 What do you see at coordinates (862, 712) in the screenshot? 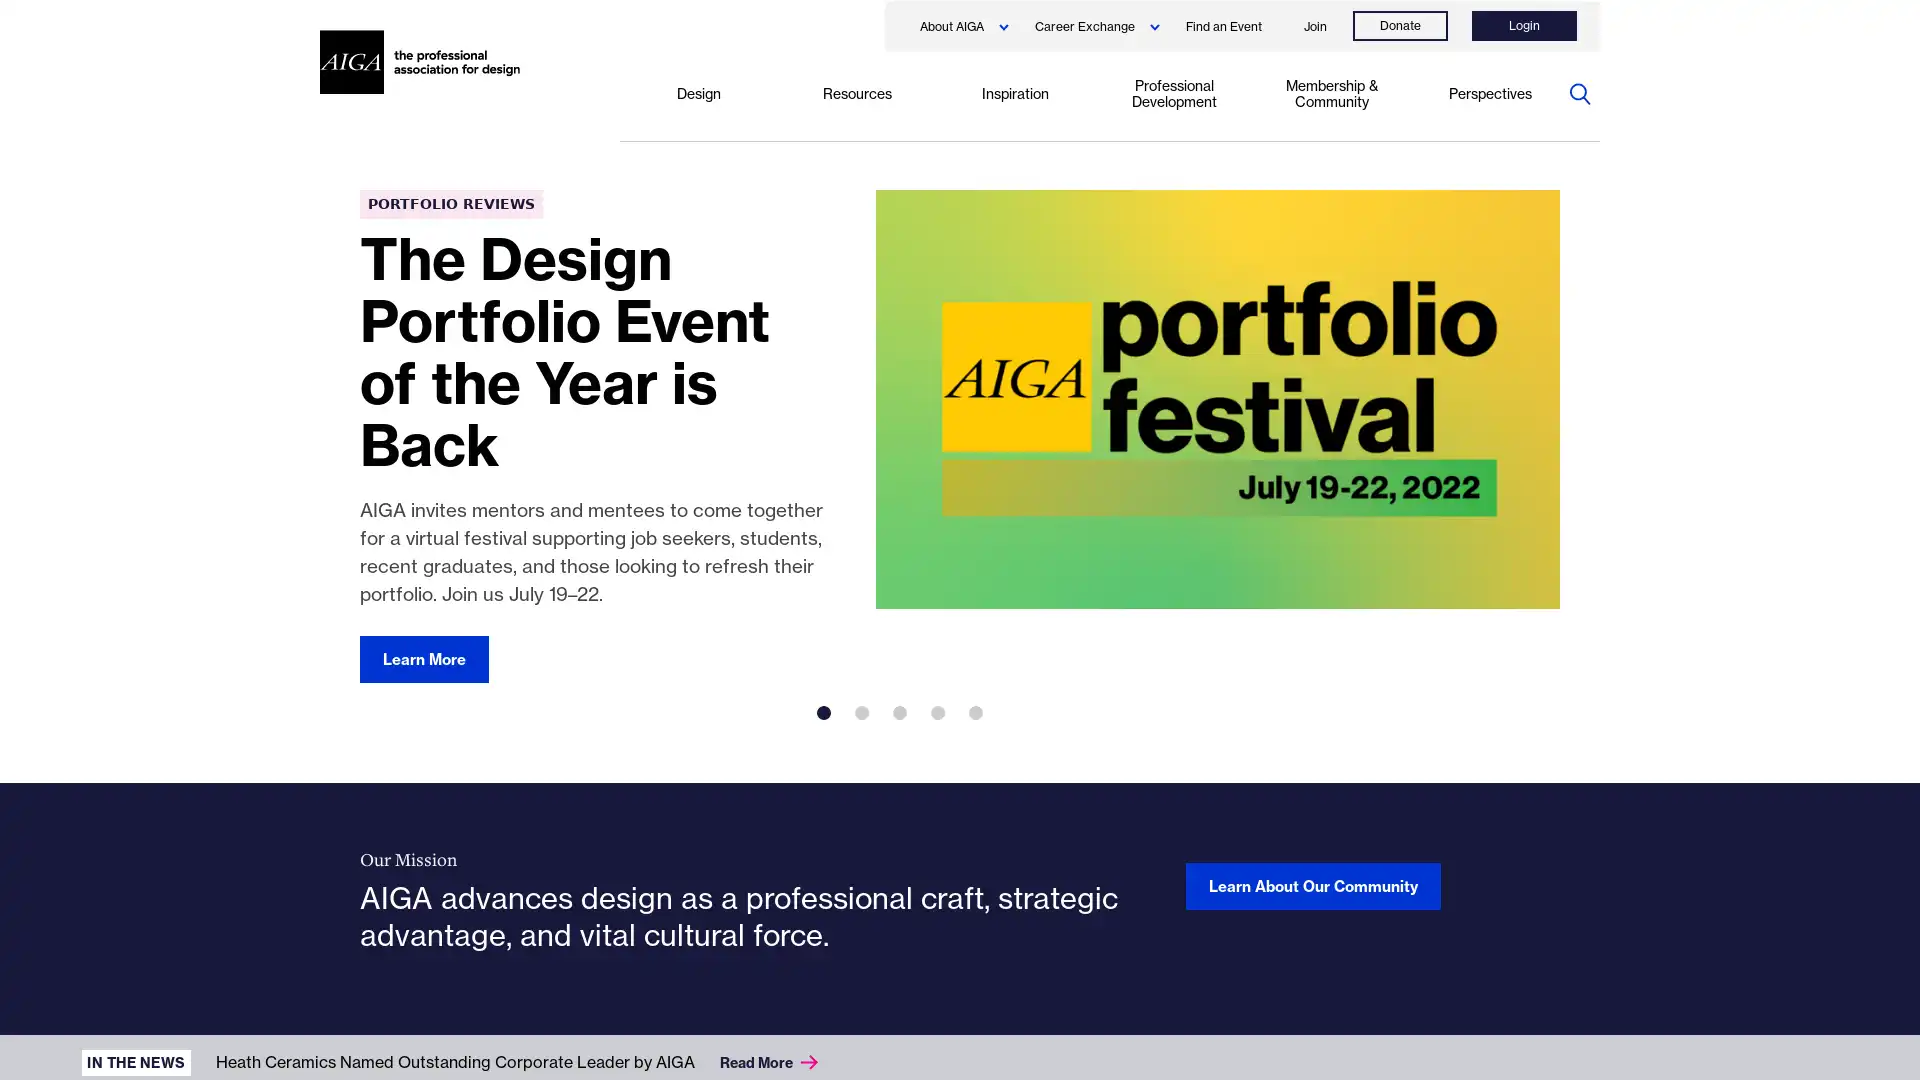
I see `2 of 5` at bounding box center [862, 712].